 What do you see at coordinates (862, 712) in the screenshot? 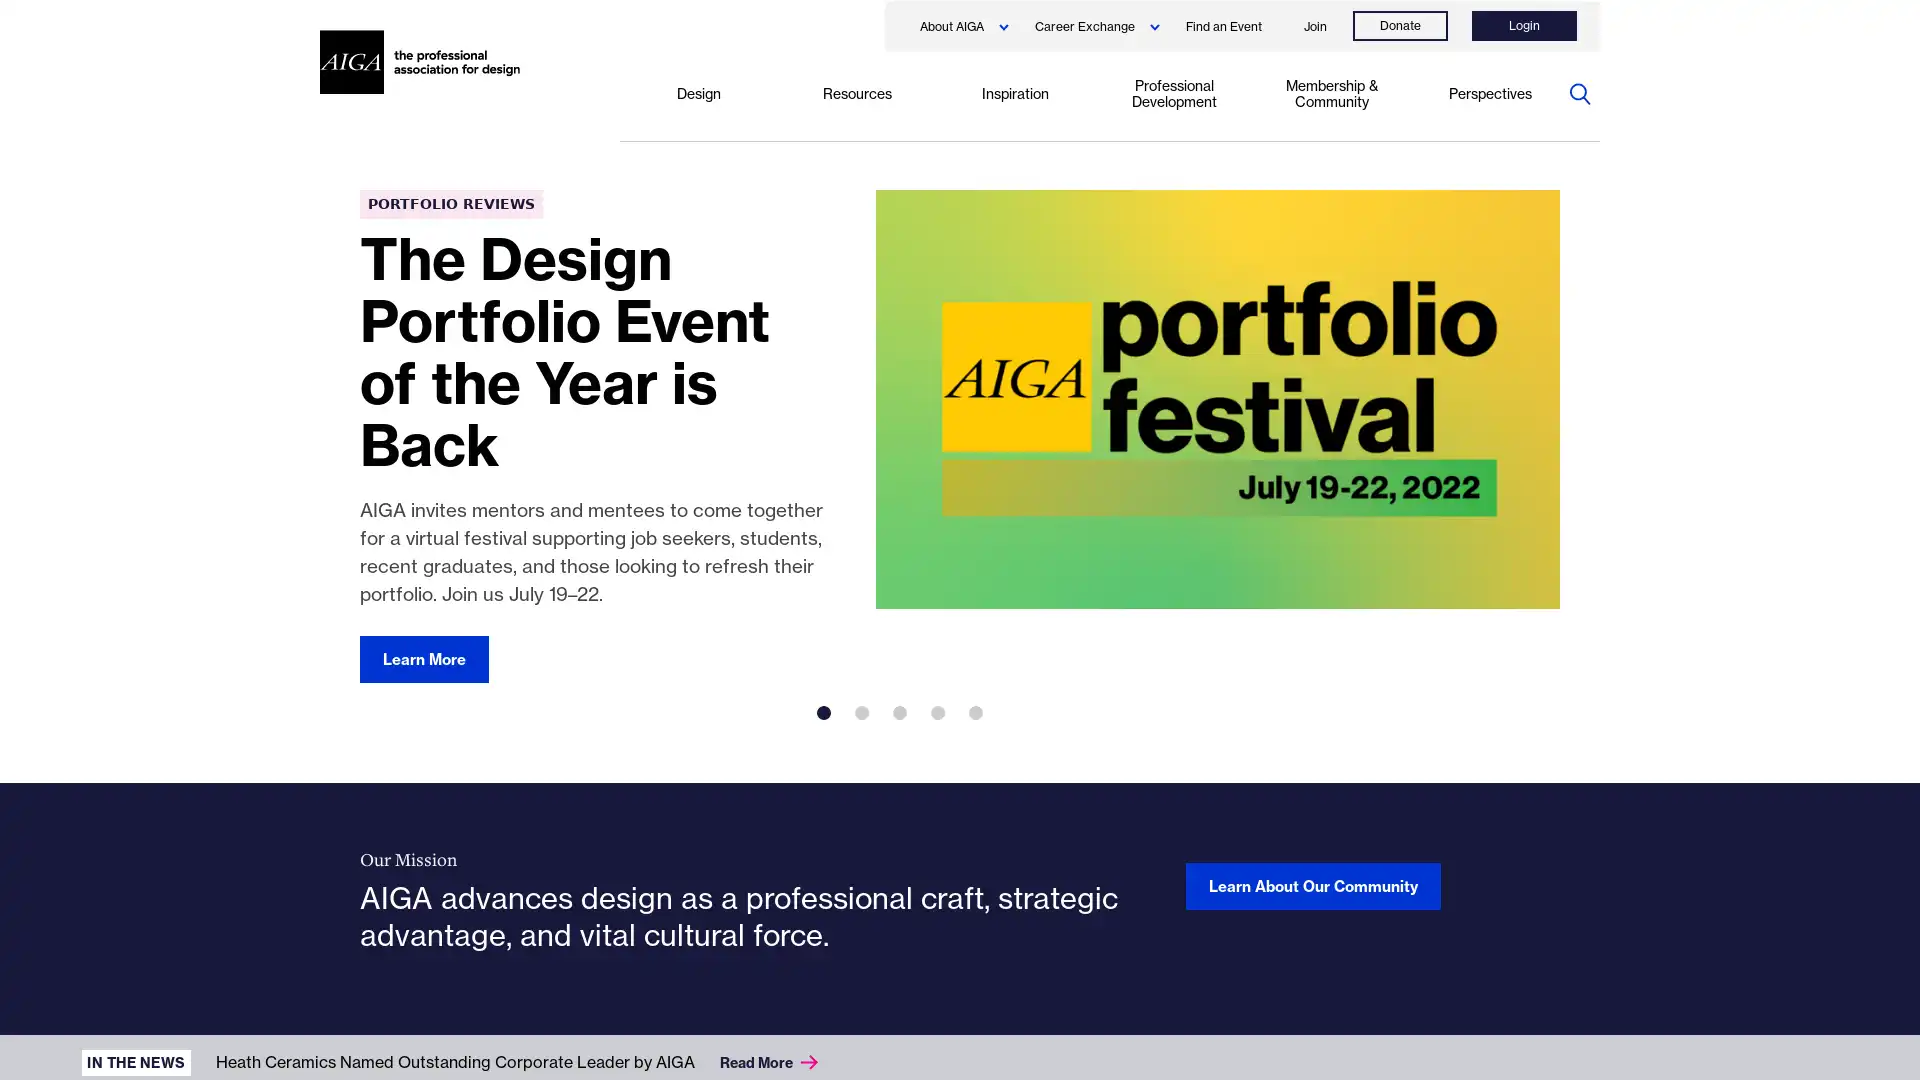
I see `2 of 5` at bounding box center [862, 712].